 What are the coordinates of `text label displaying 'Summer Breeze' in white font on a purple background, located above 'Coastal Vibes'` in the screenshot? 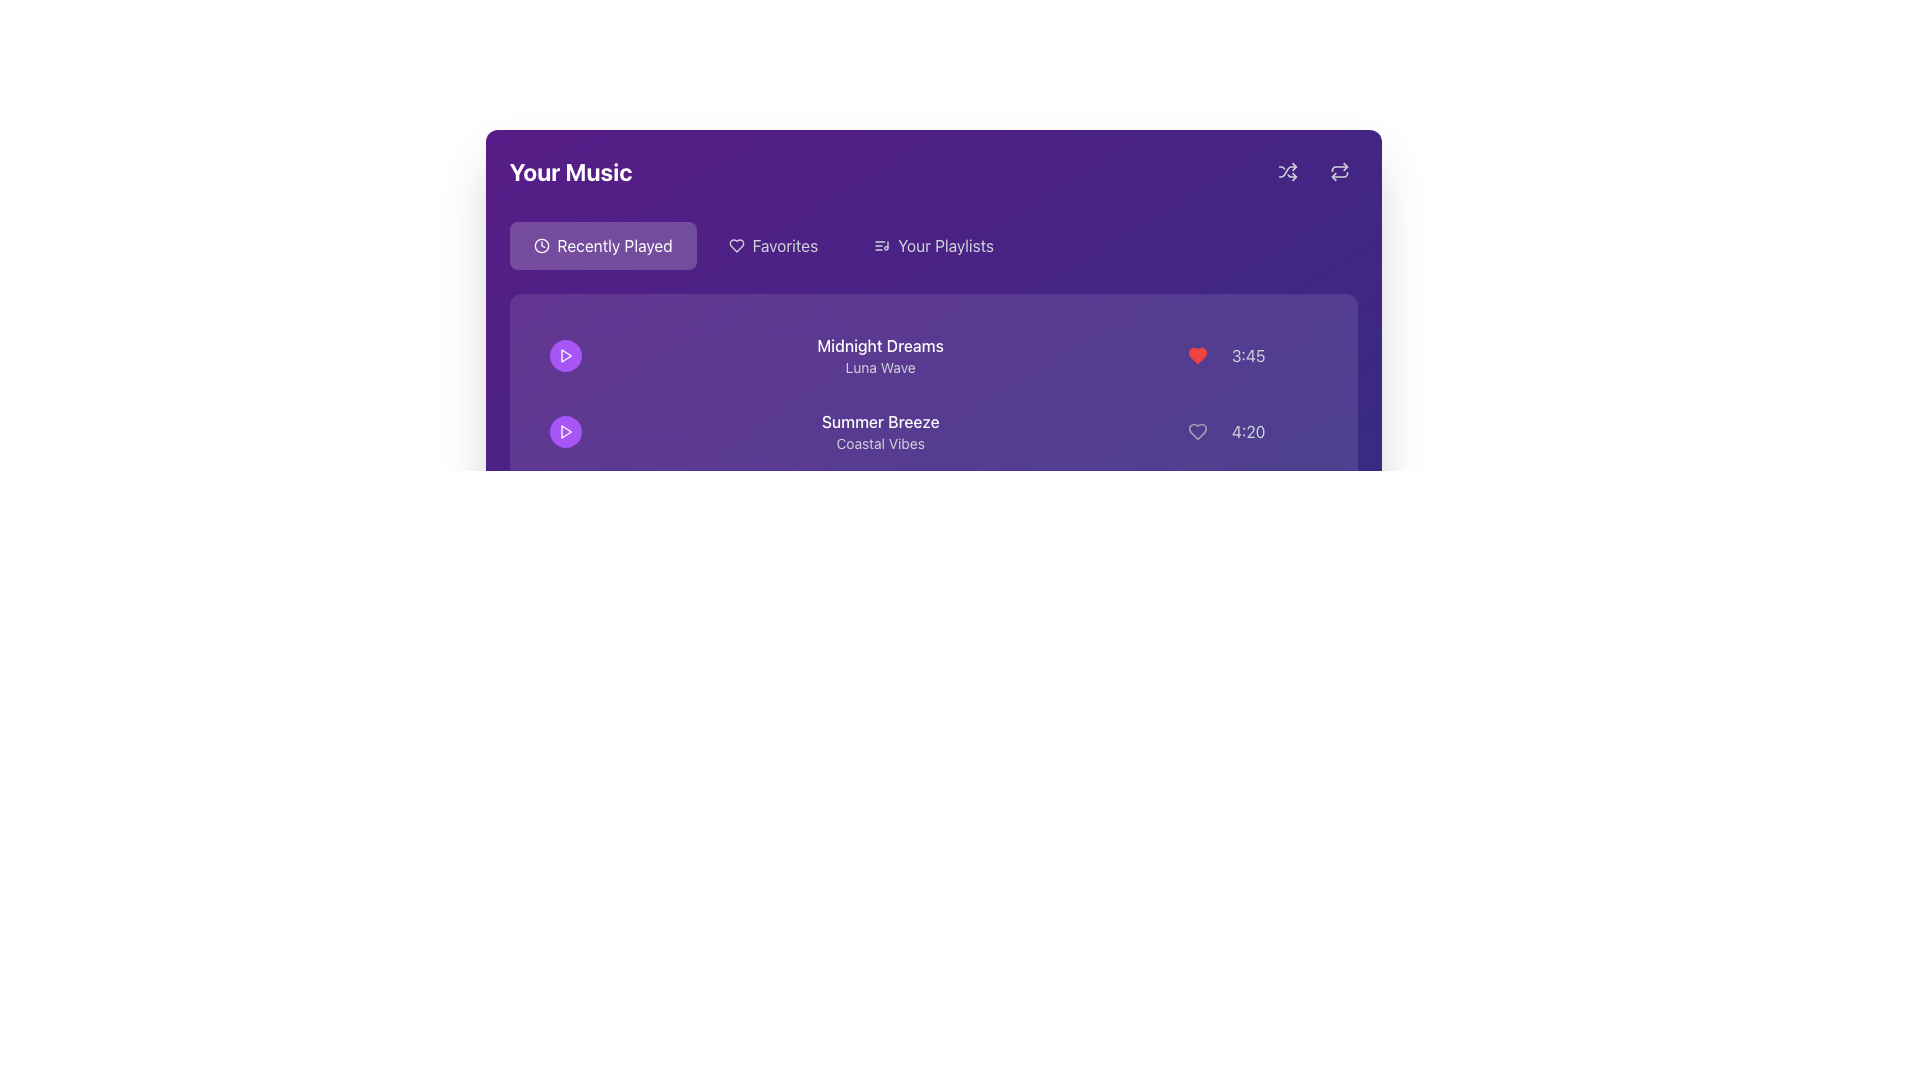 It's located at (880, 420).